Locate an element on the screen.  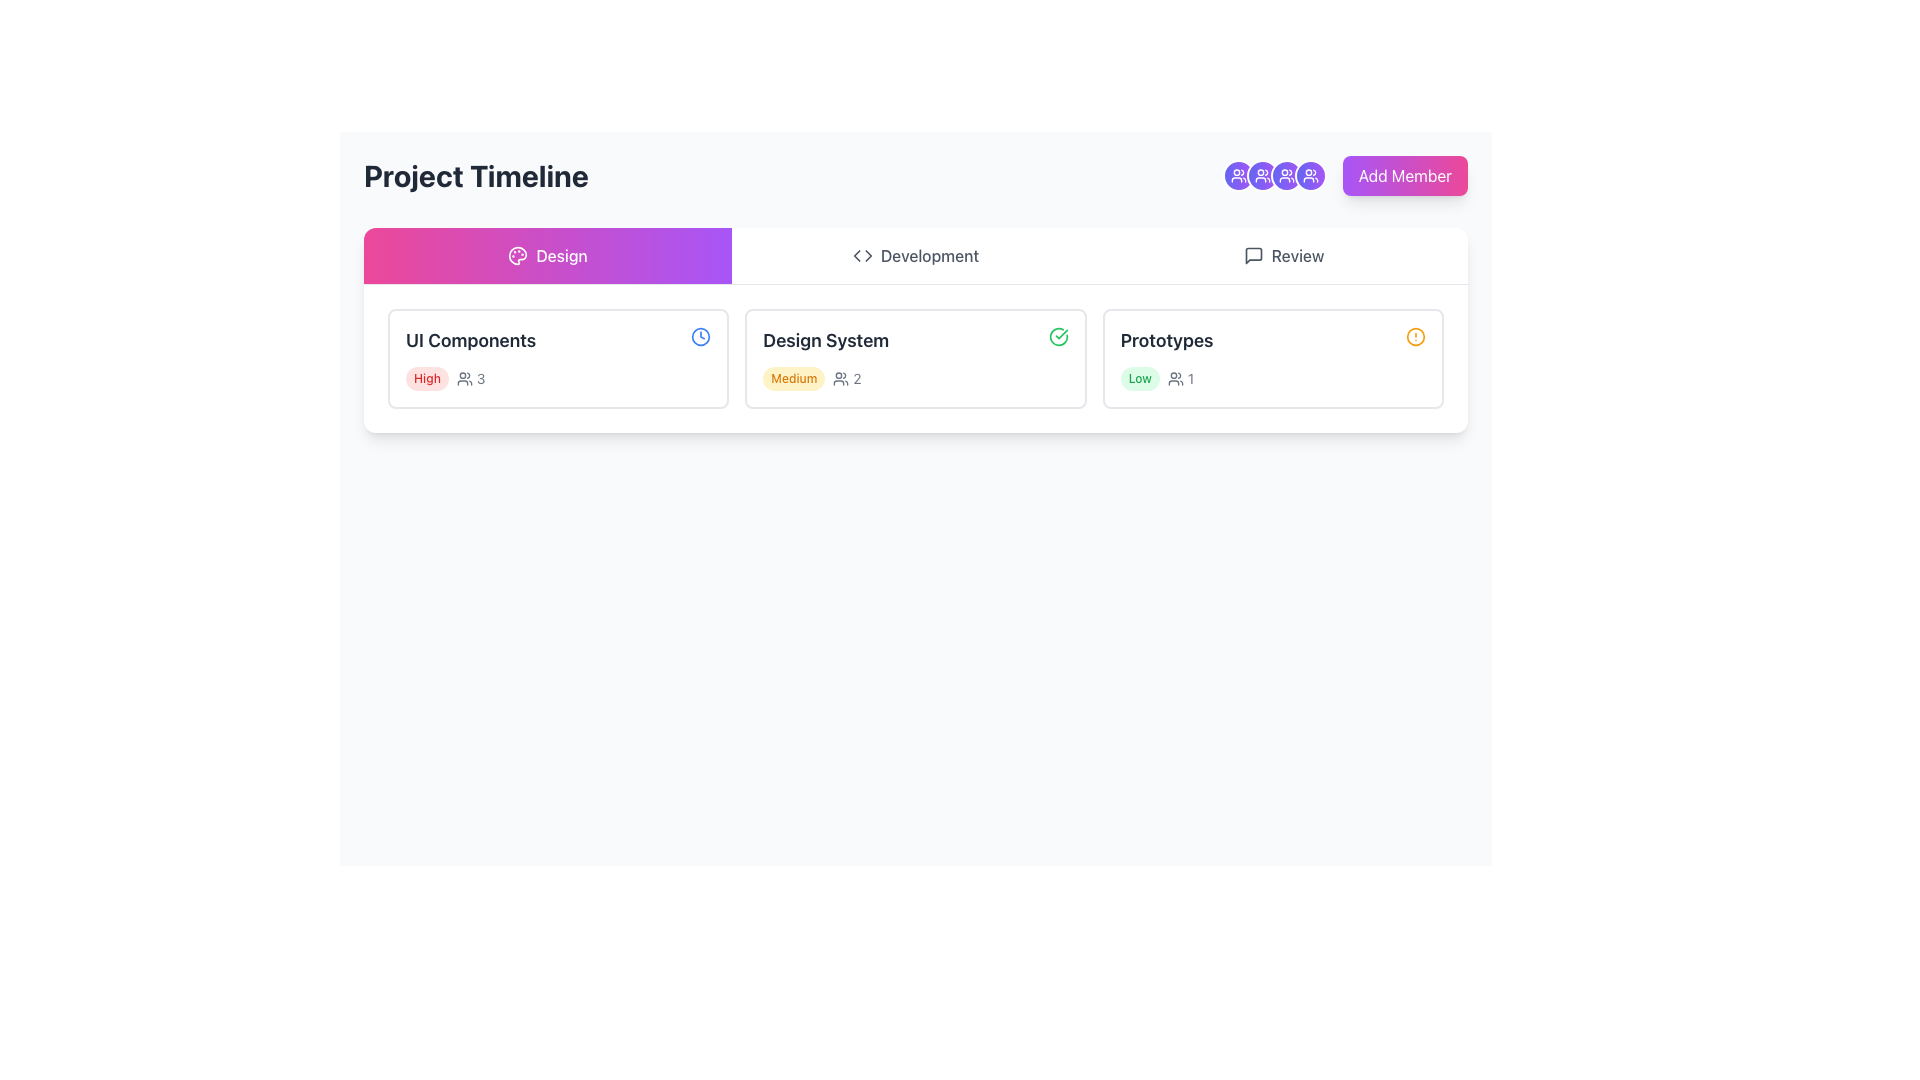
the text label displaying 'Development' in the navigation bar is located at coordinates (929, 254).